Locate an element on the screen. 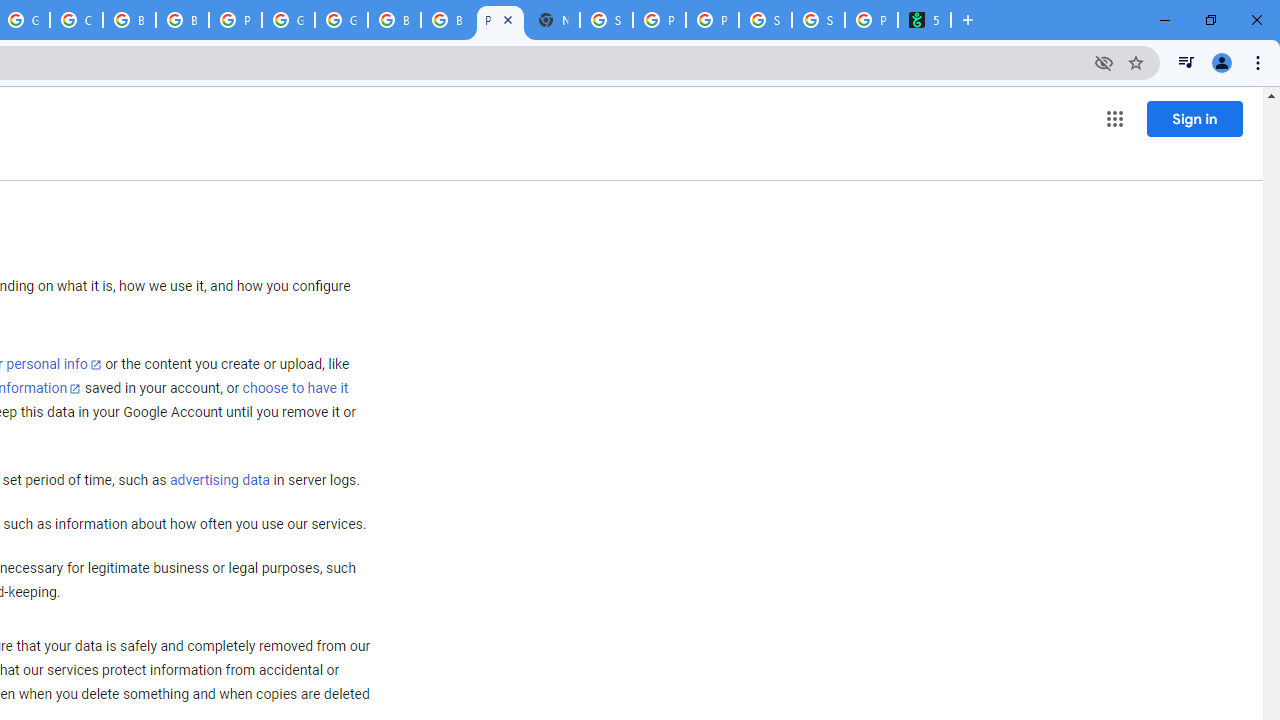 The image size is (1280, 720). 'Sign in - Google Accounts' is located at coordinates (605, 20).